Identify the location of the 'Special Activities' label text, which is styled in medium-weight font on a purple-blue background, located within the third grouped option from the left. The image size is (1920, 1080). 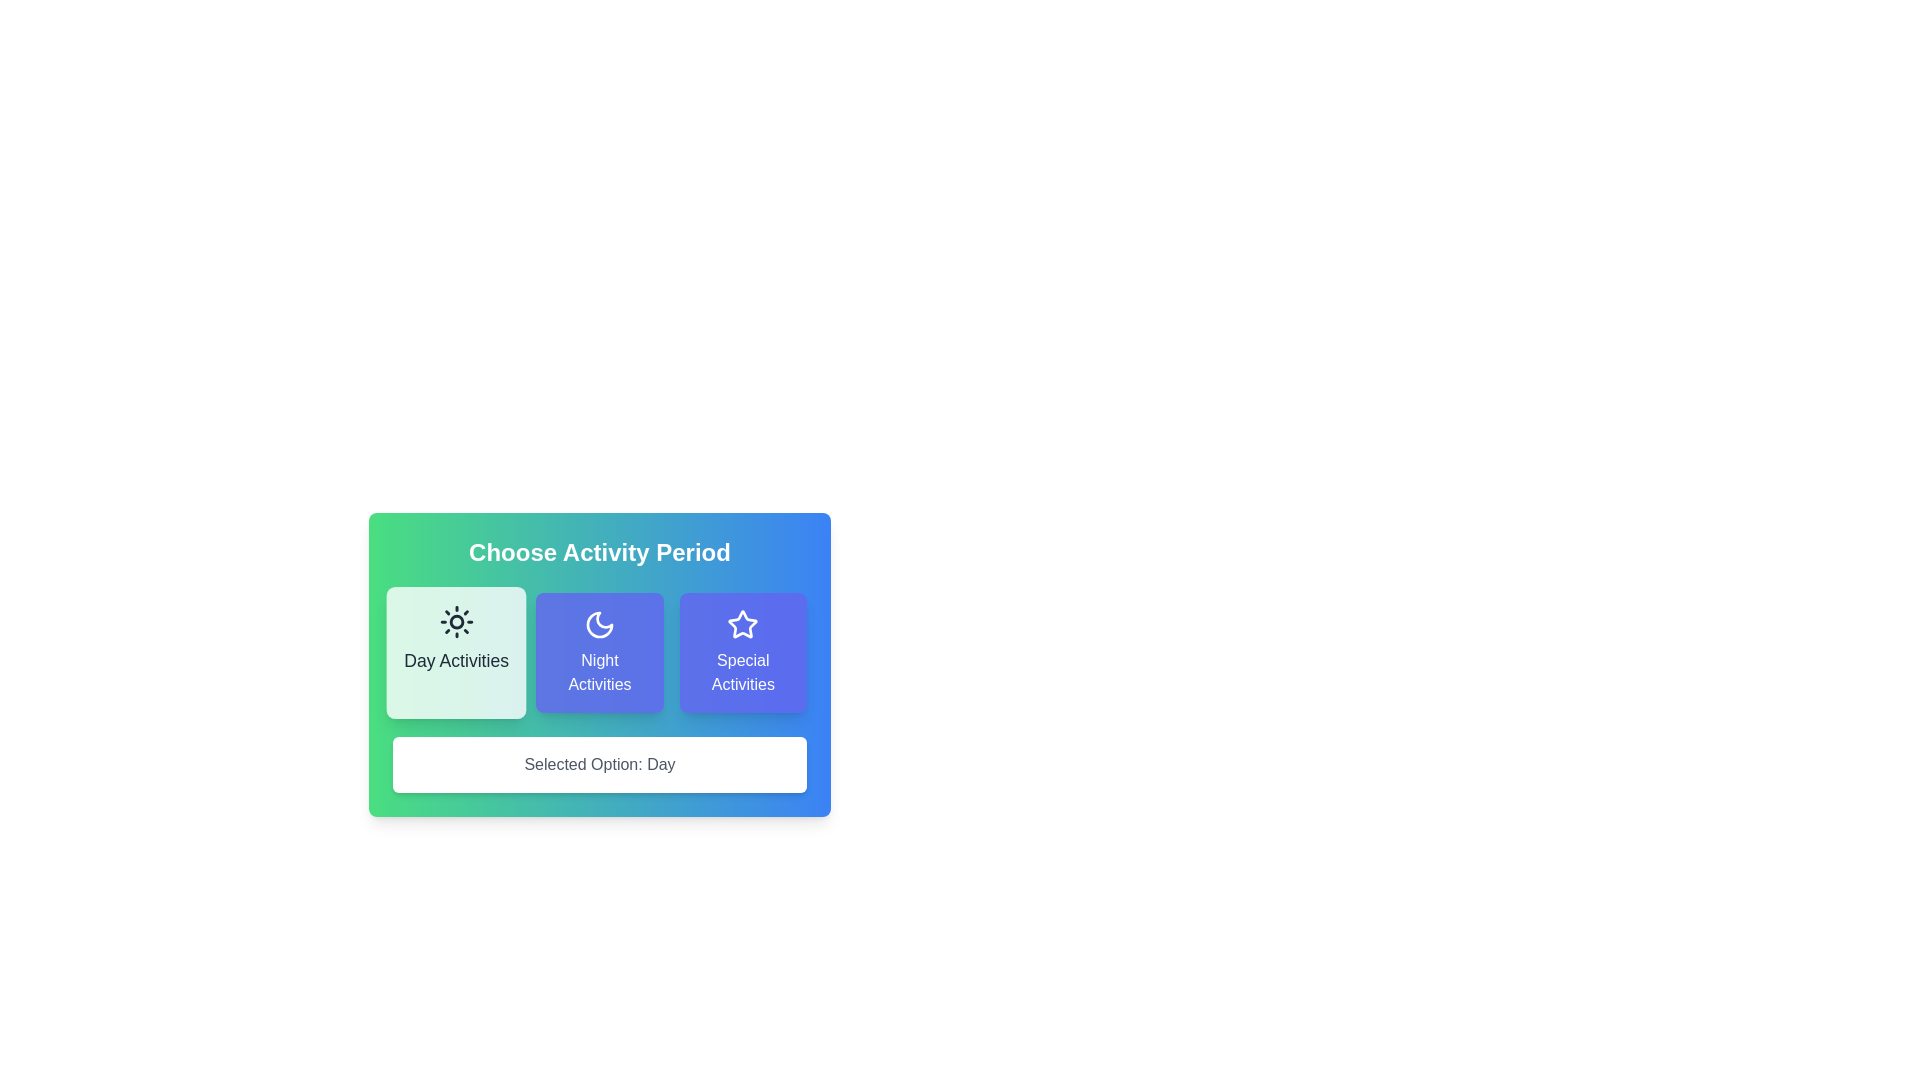
(742, 672).